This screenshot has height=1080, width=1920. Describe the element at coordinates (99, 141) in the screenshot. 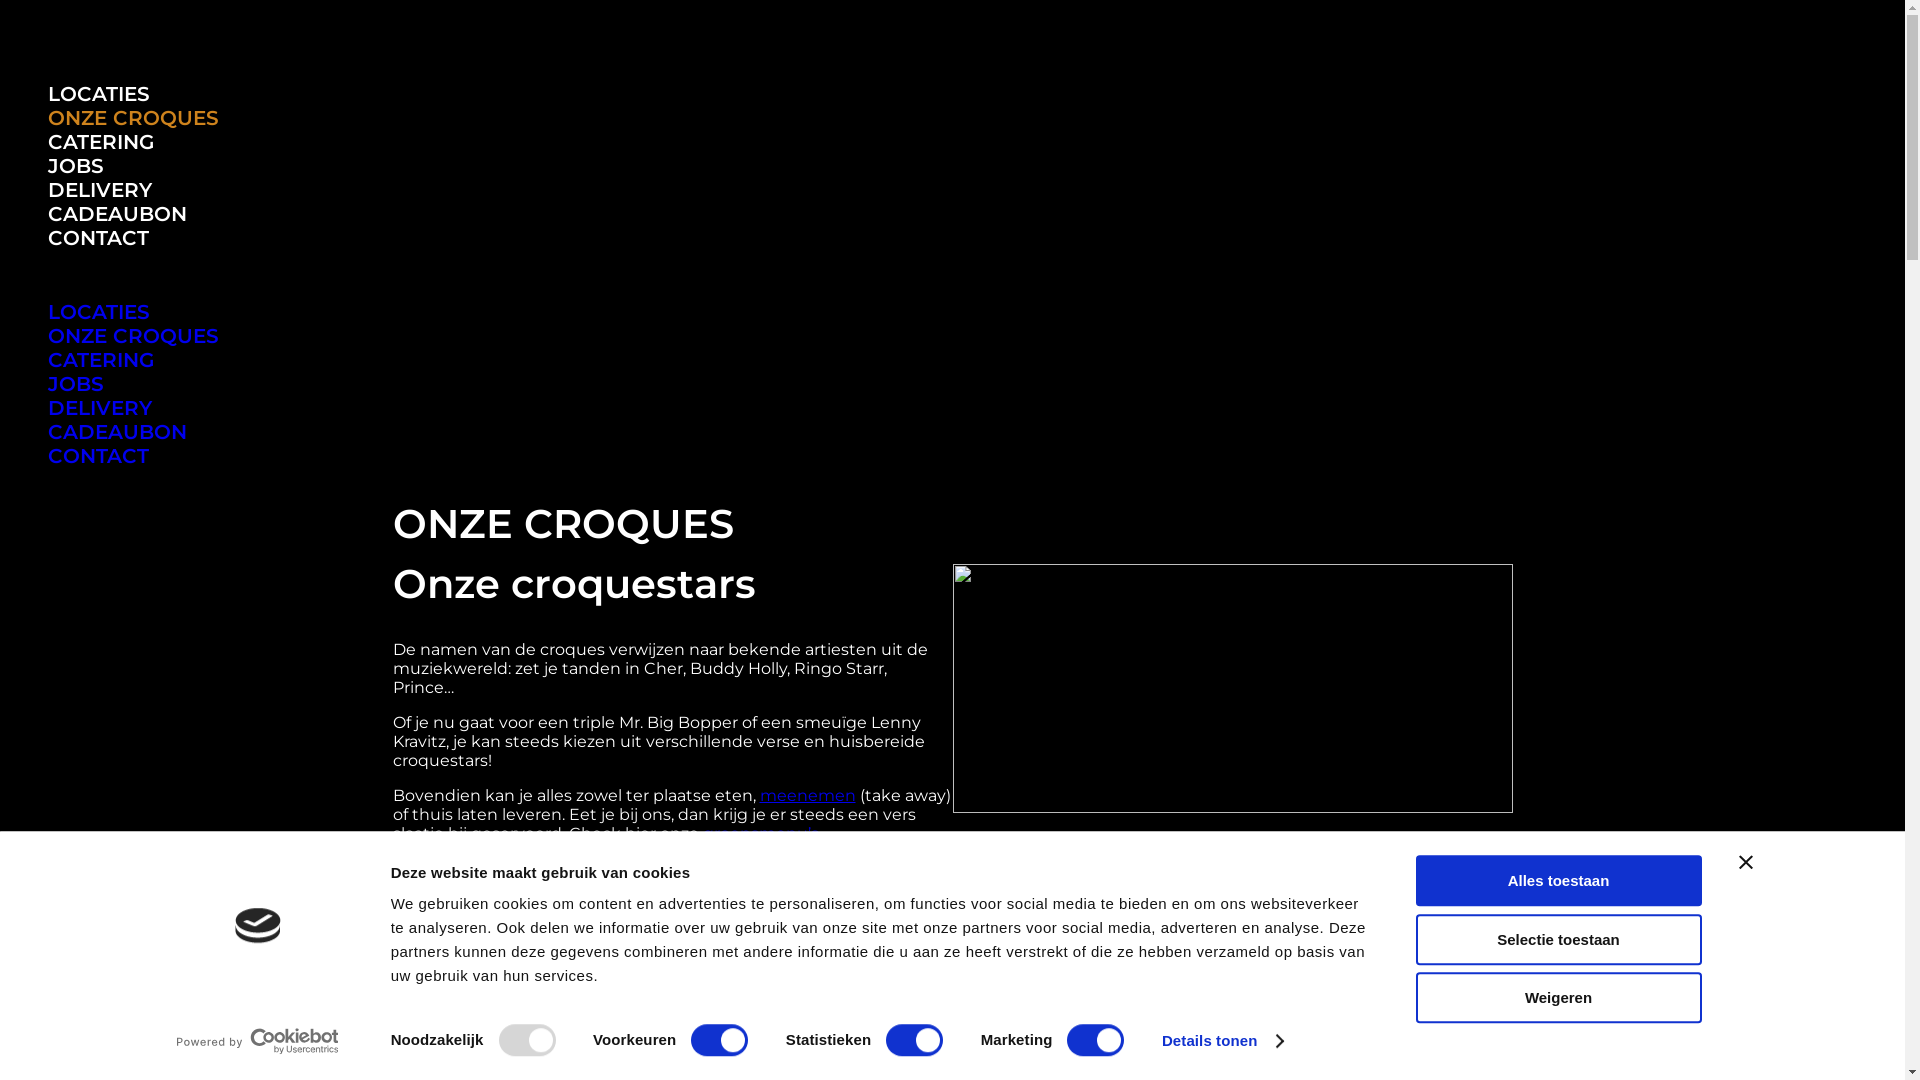

I see `'CATERING'` at that location.